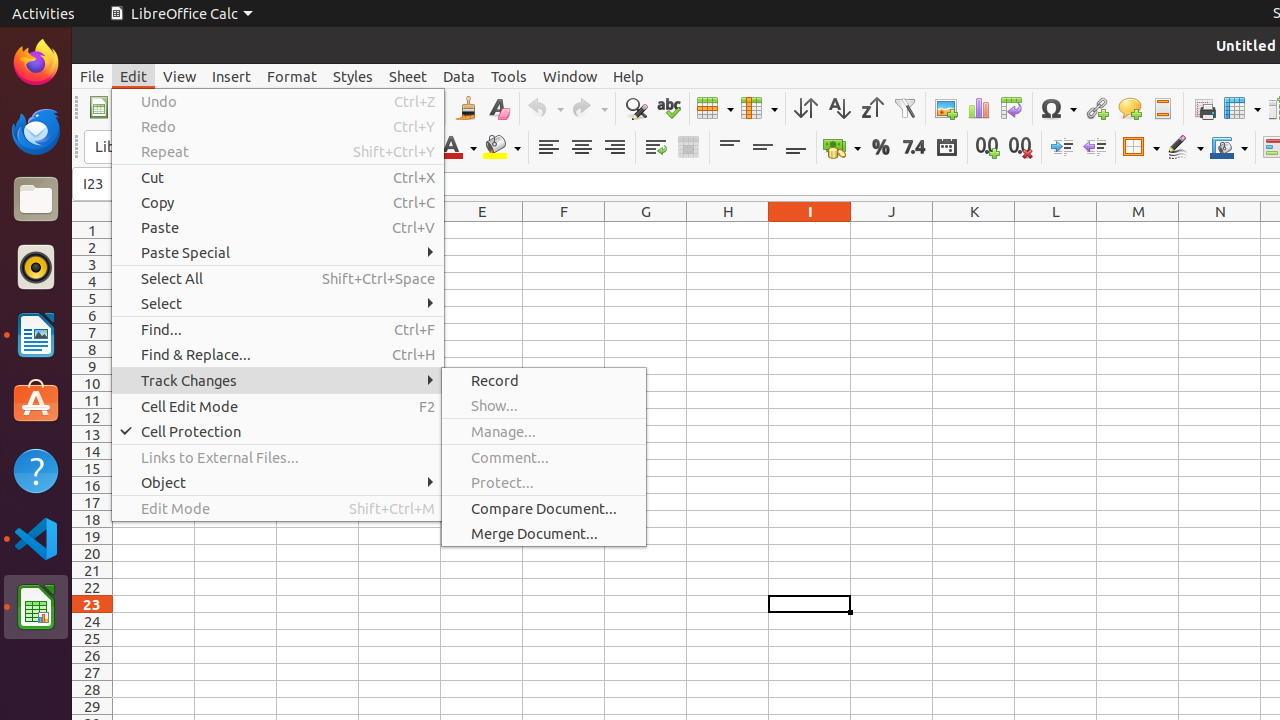 Image resolution: width=1280 pixels, height=720 pixels. I want to click on 'Date', so click(945, 146).